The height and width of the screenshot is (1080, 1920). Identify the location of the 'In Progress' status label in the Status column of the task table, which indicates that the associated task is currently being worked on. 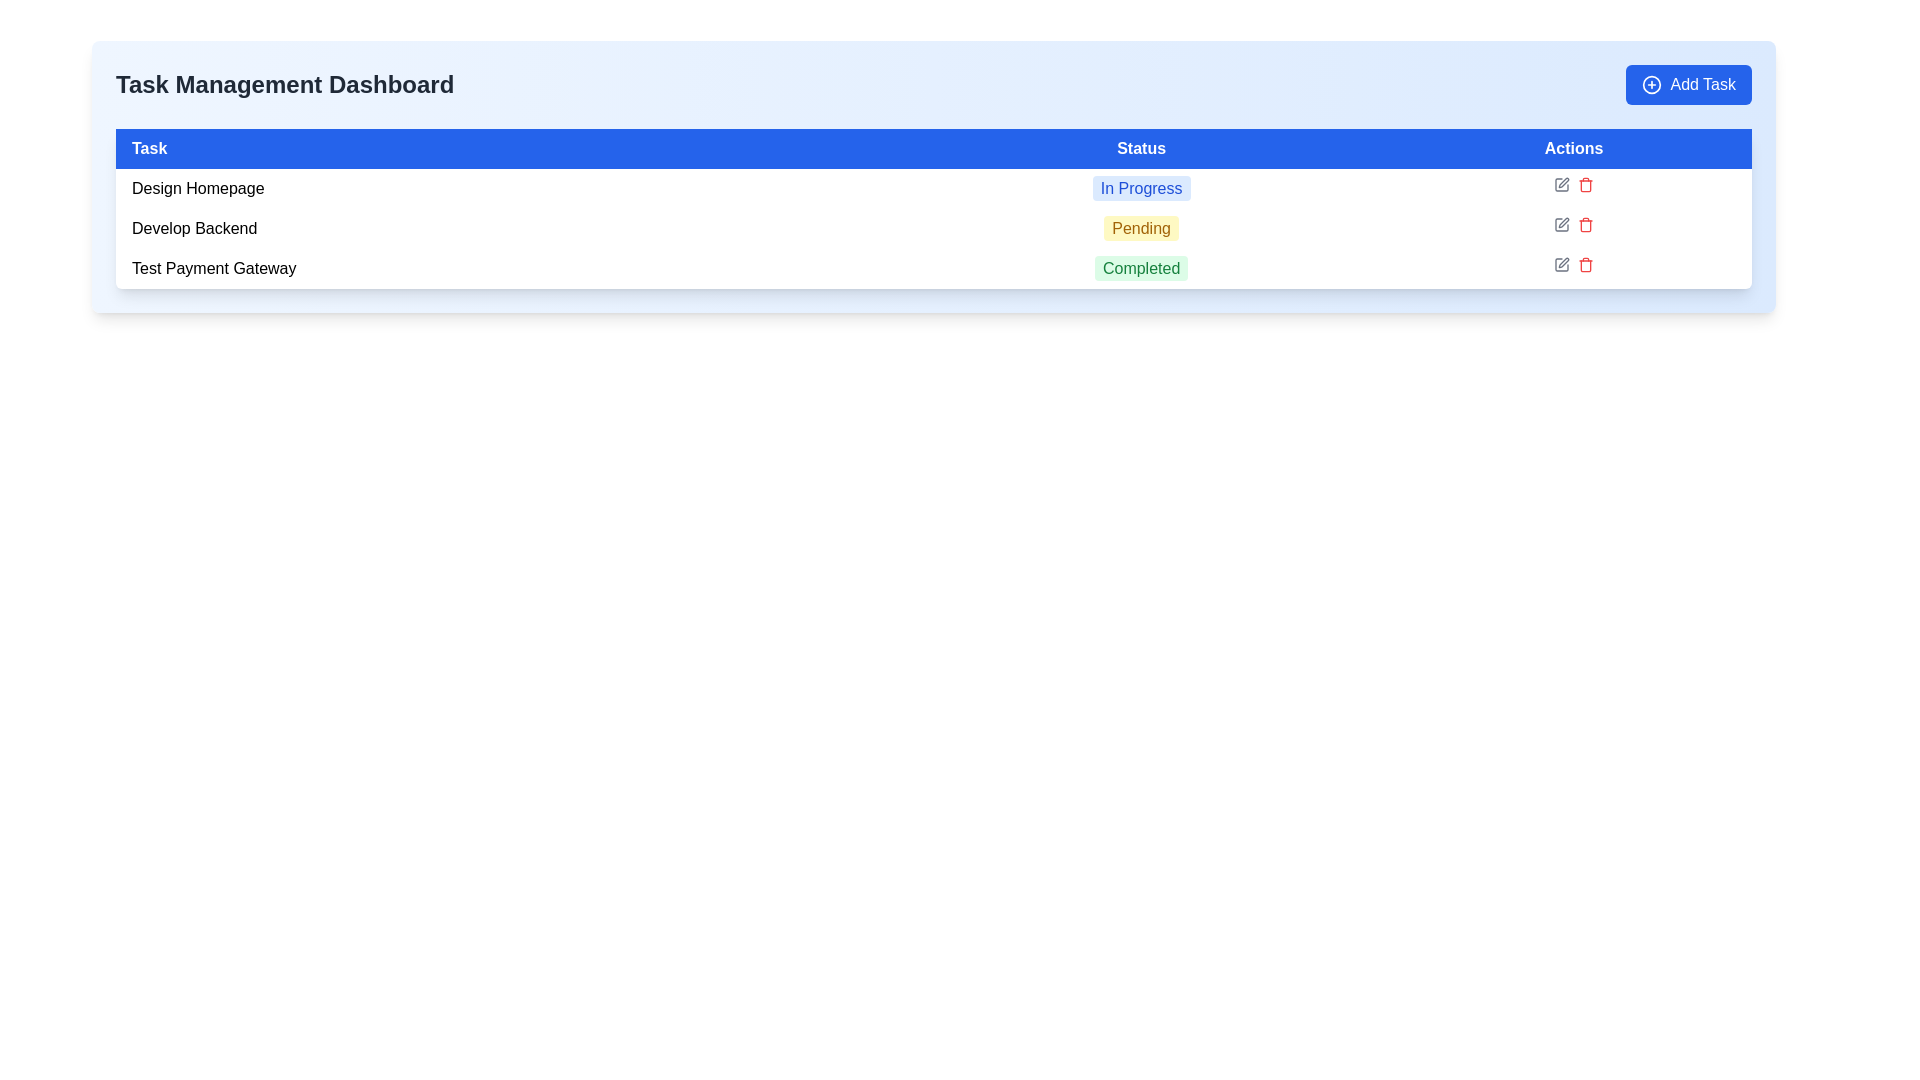
(1141, 188).